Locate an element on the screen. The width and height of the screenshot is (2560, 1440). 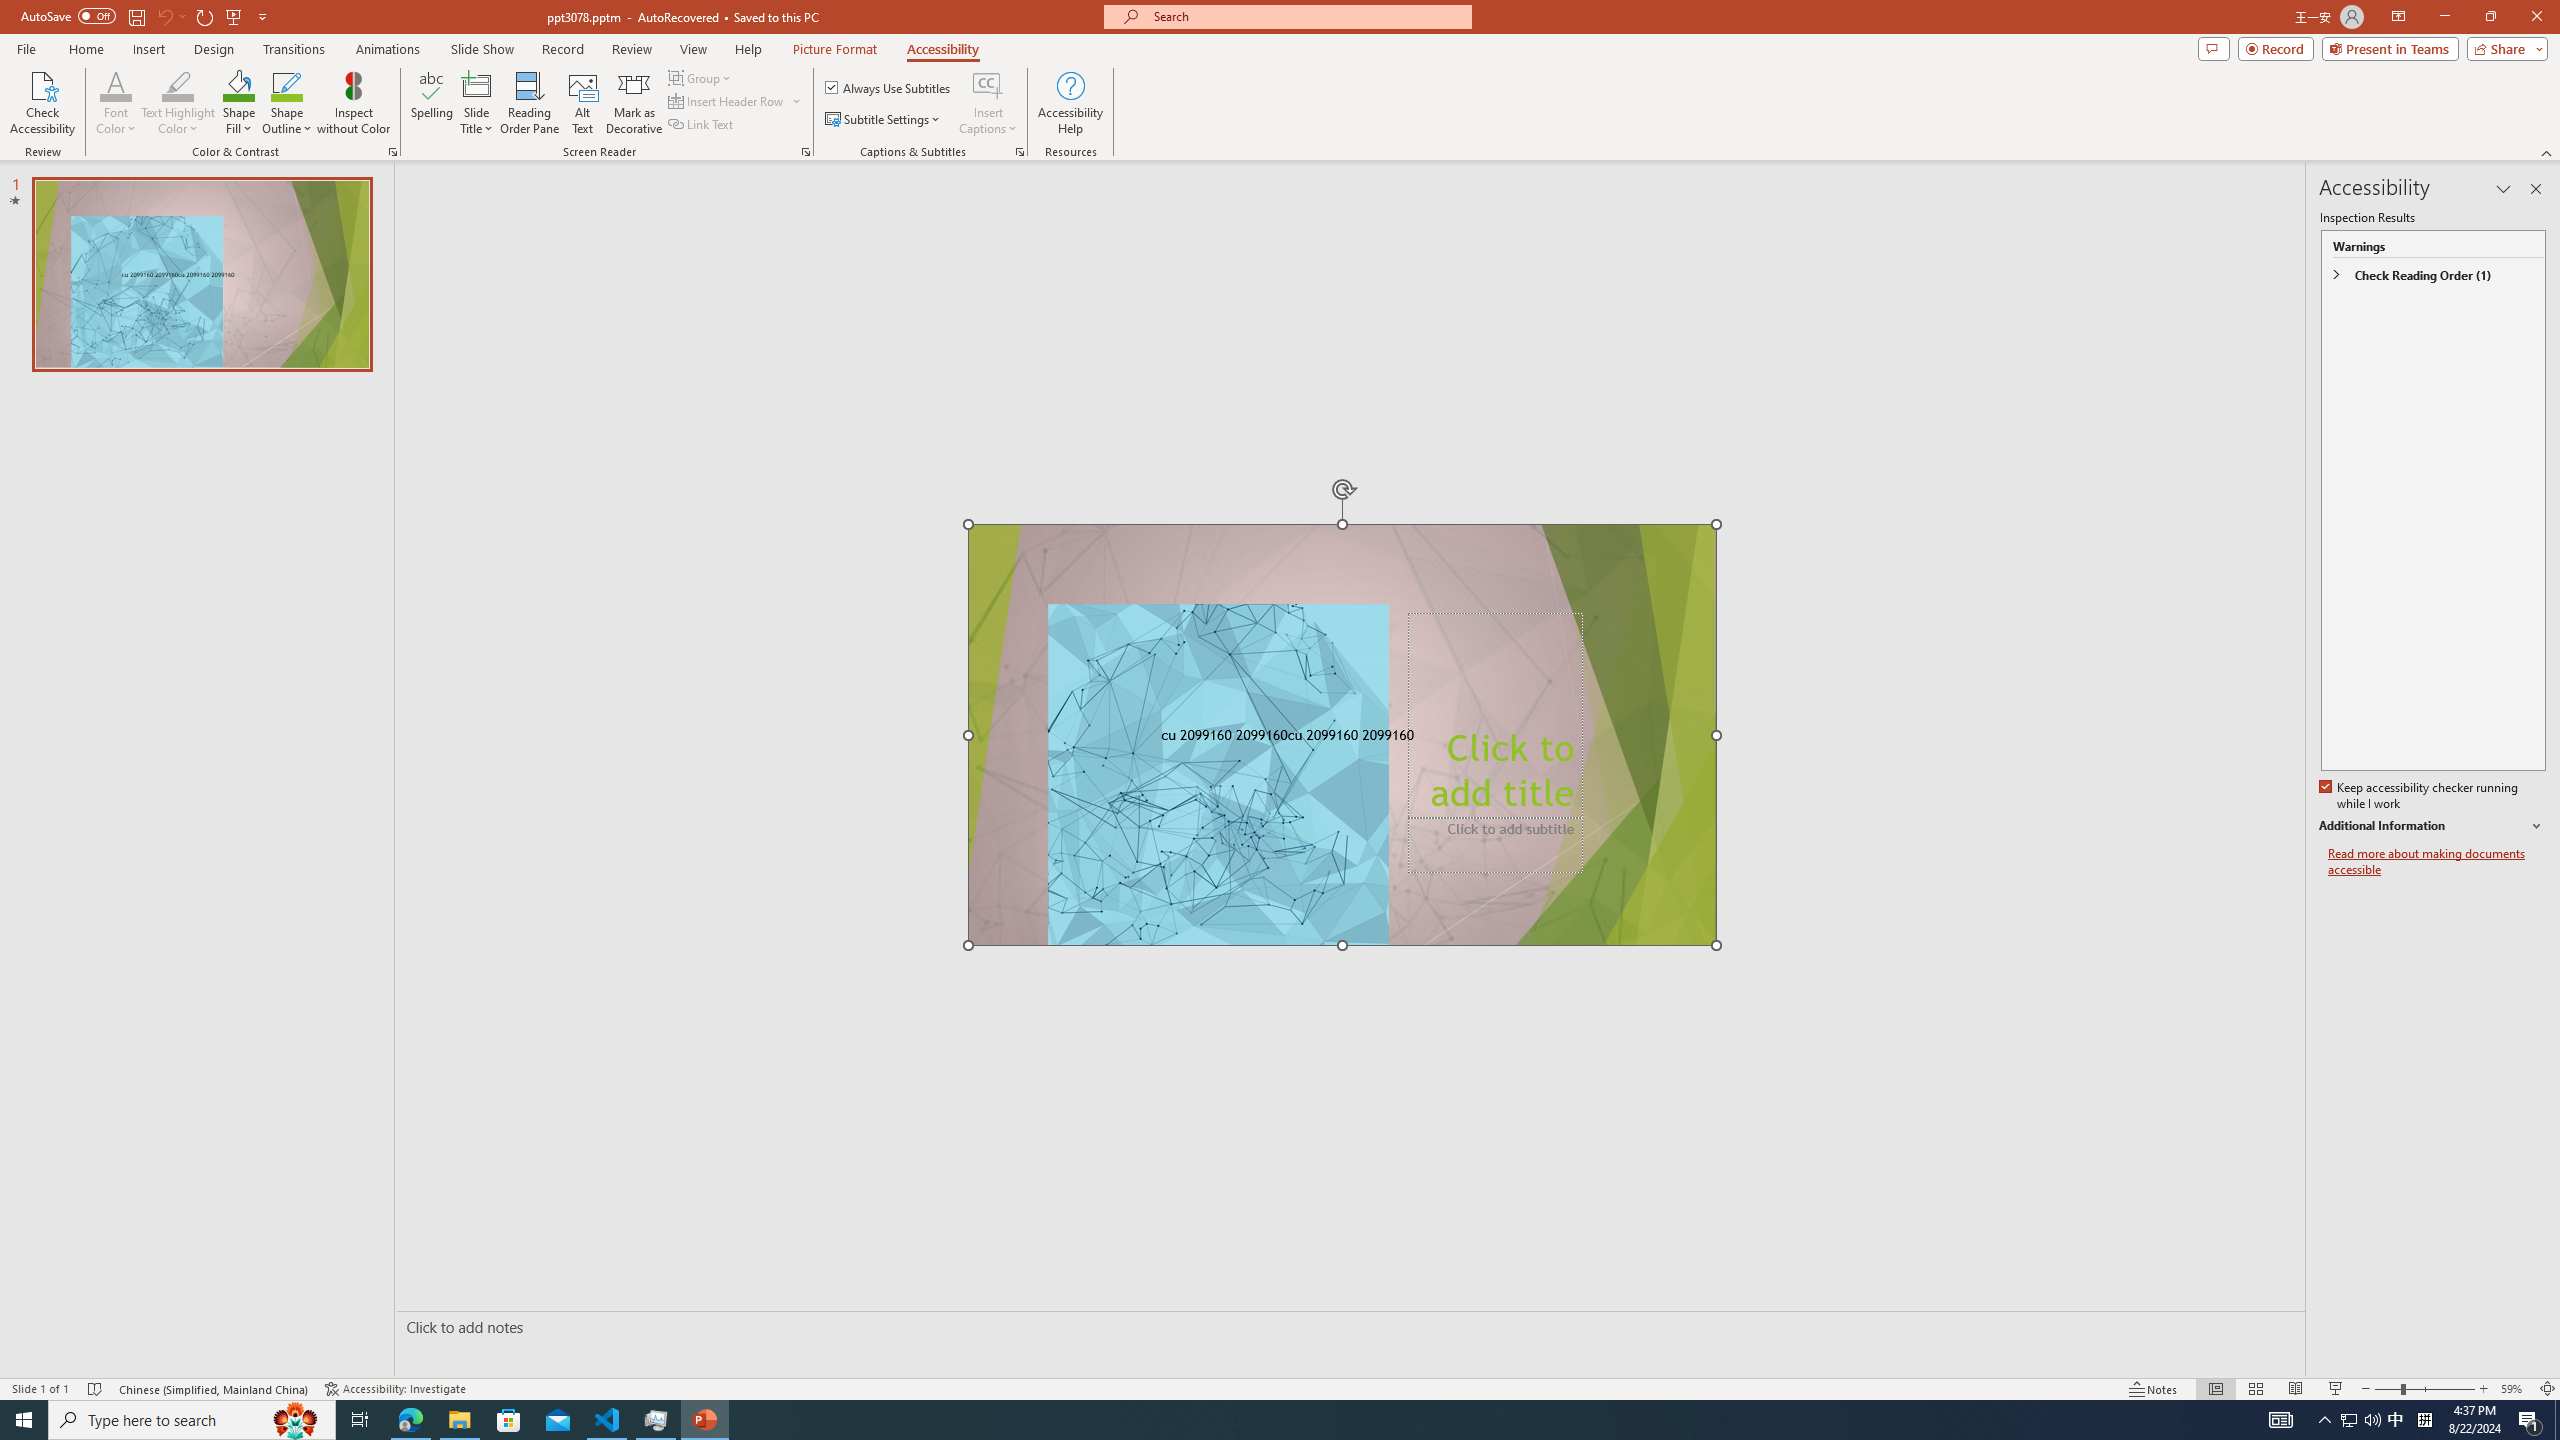
'Keep accessibility checker running while I work' is located at coordinates (2420, 796).